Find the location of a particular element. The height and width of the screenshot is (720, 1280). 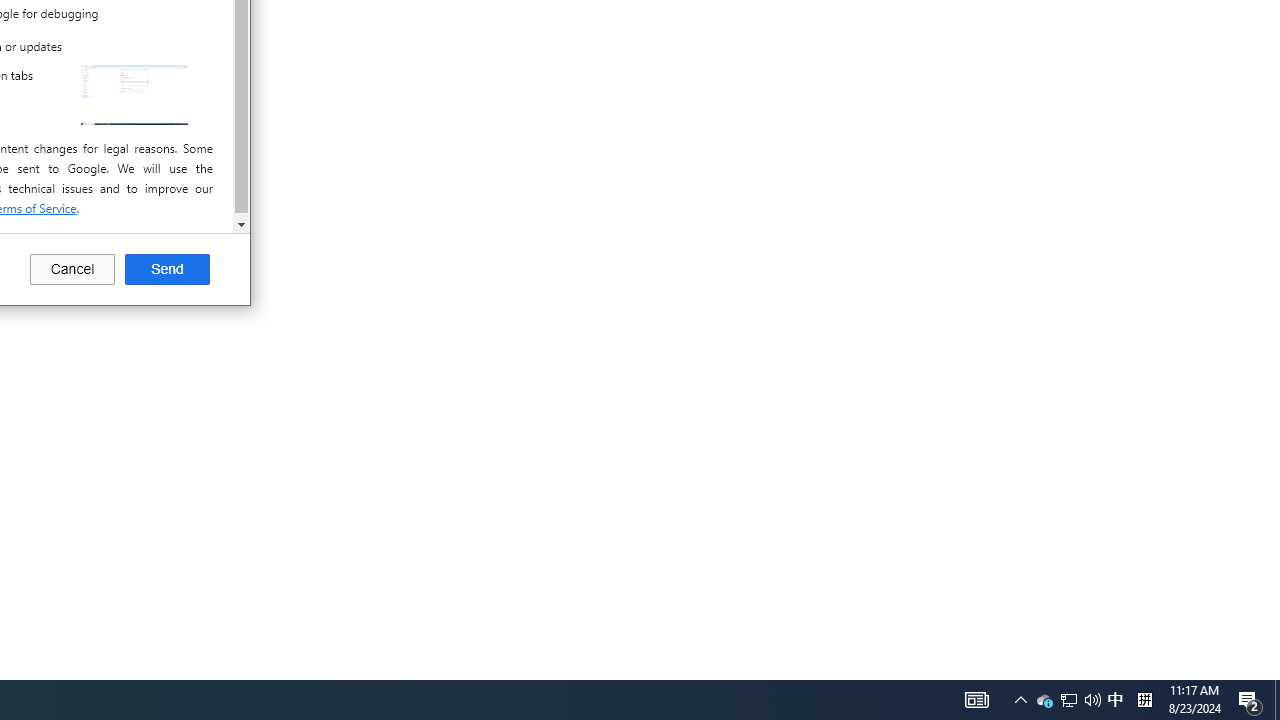

'Q2790: 100%' is located at coordinates (1044, 698).